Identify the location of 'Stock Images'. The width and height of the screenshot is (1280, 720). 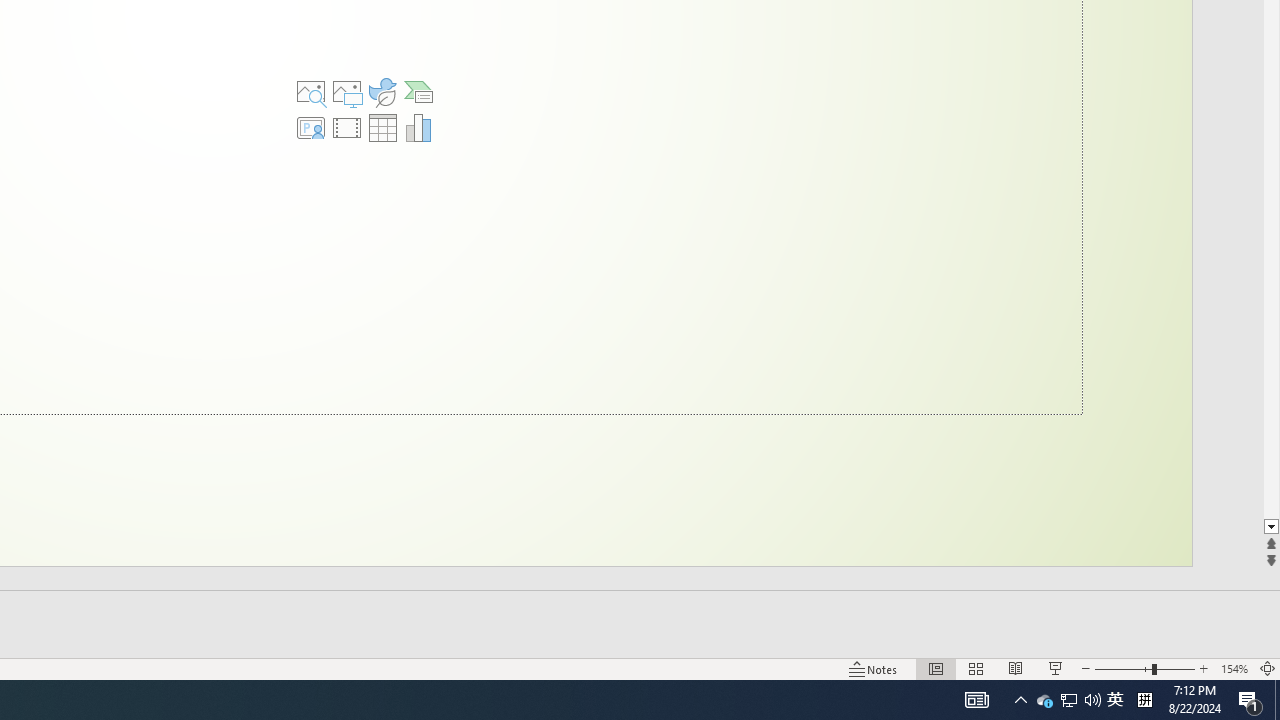
(309, 92).